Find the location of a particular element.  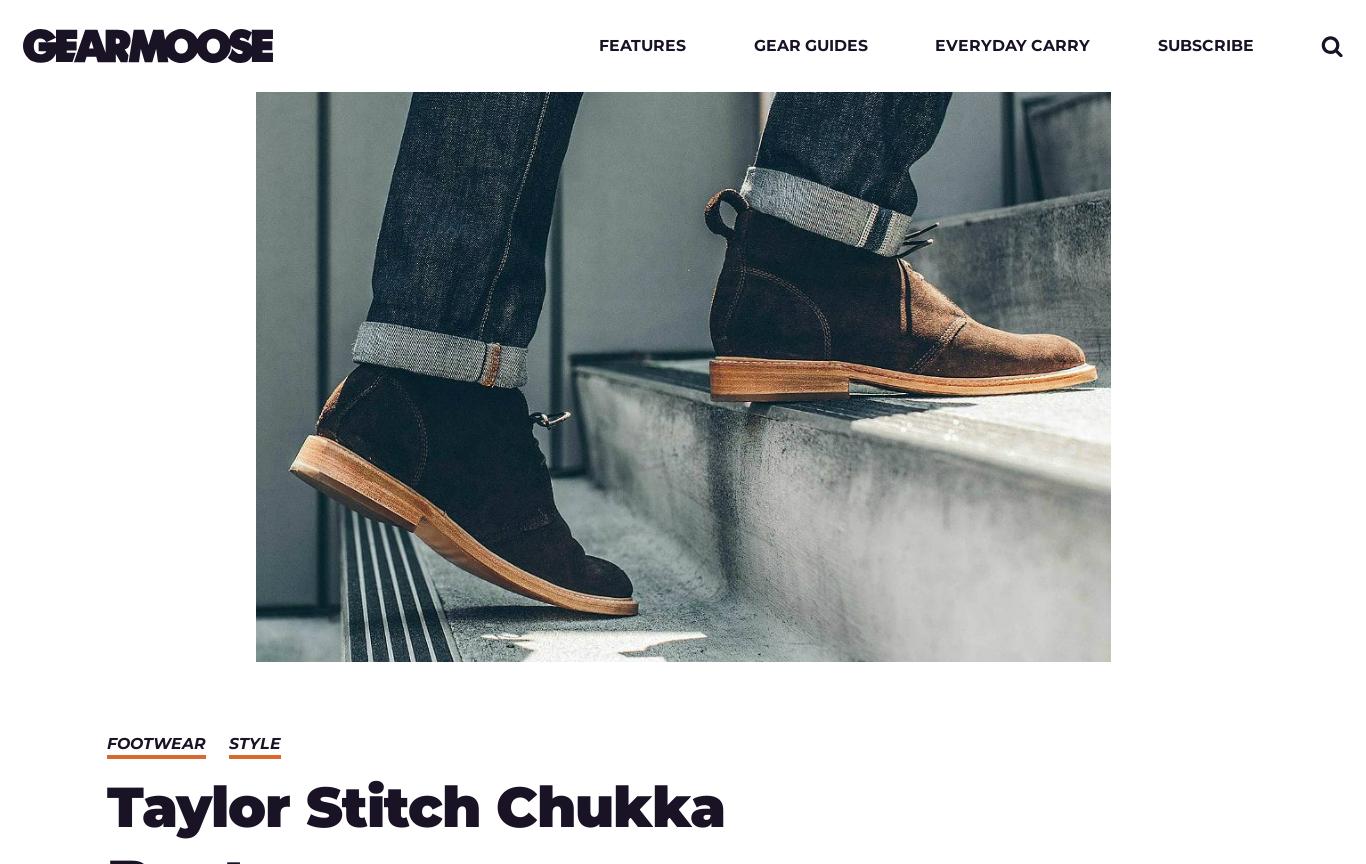

'Footwear' is located at coordinates (155, 743).